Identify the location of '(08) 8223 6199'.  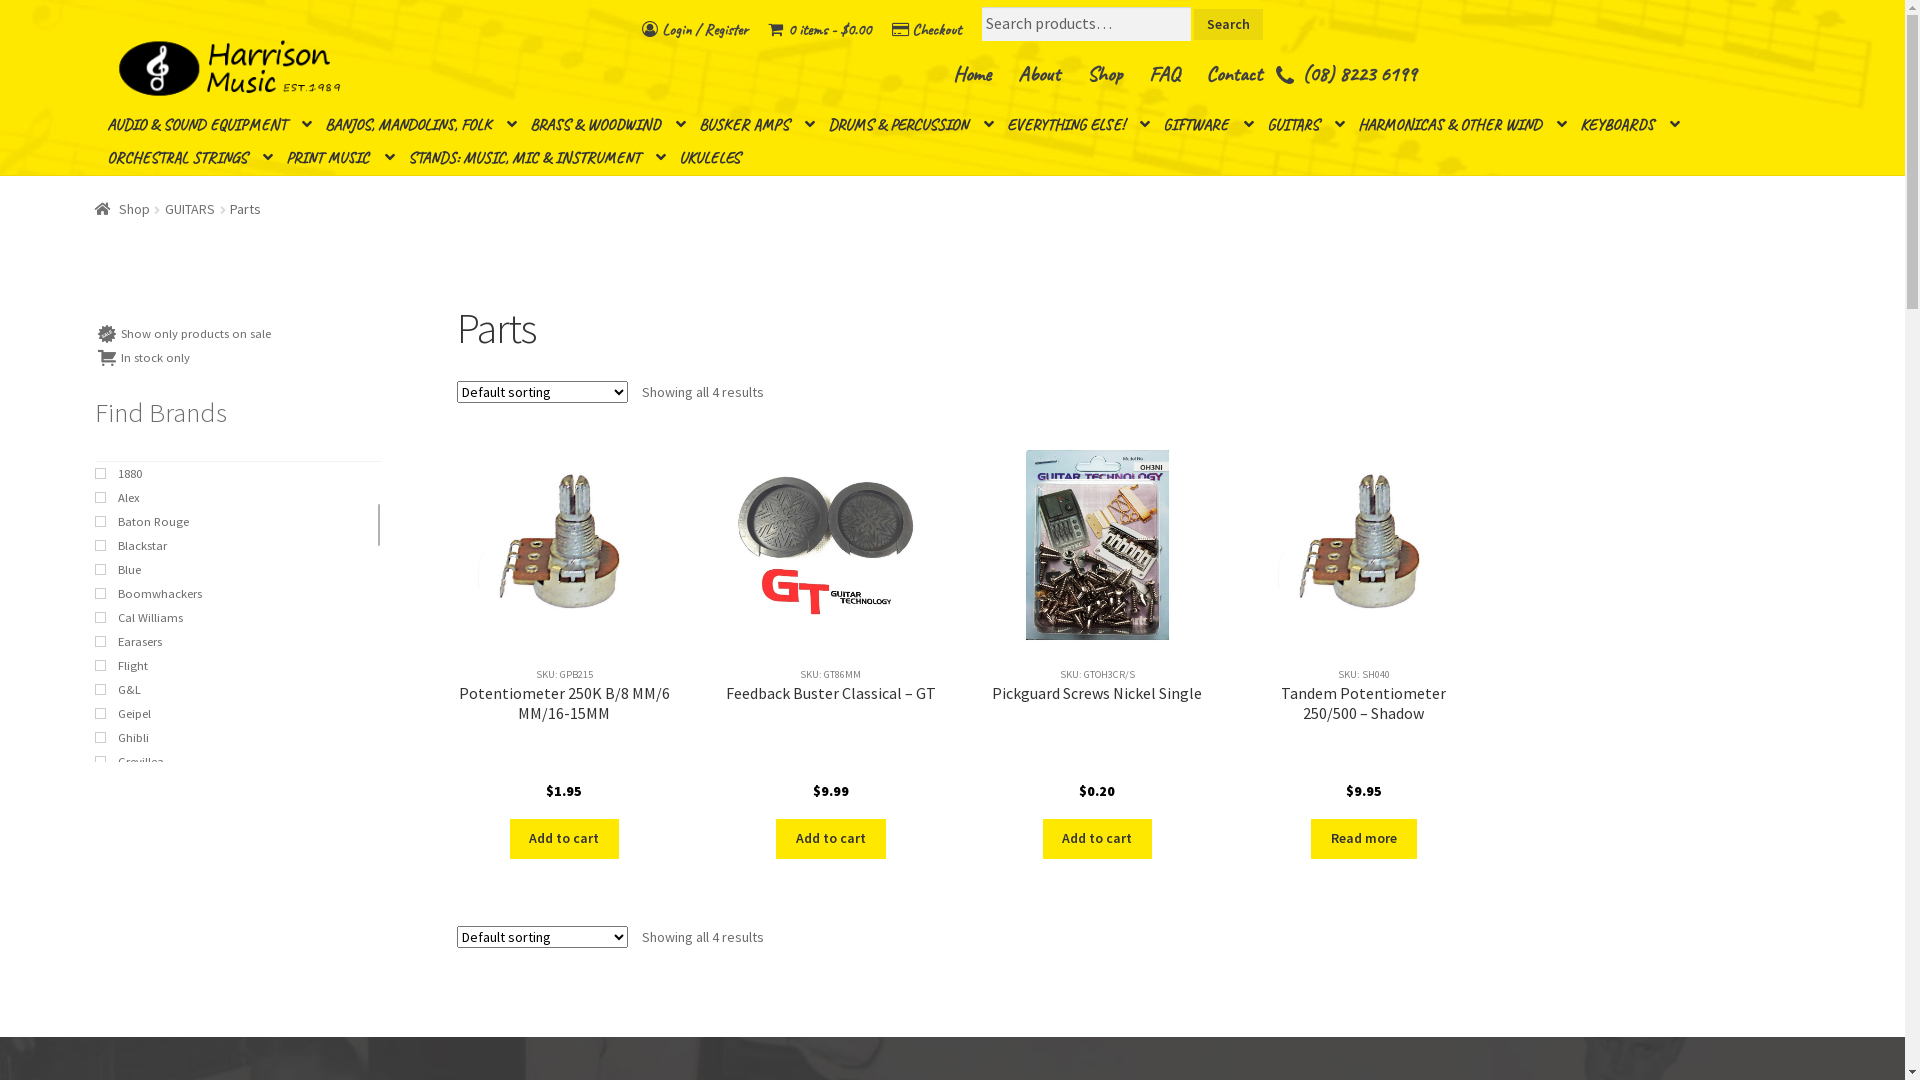
(1358, 73).